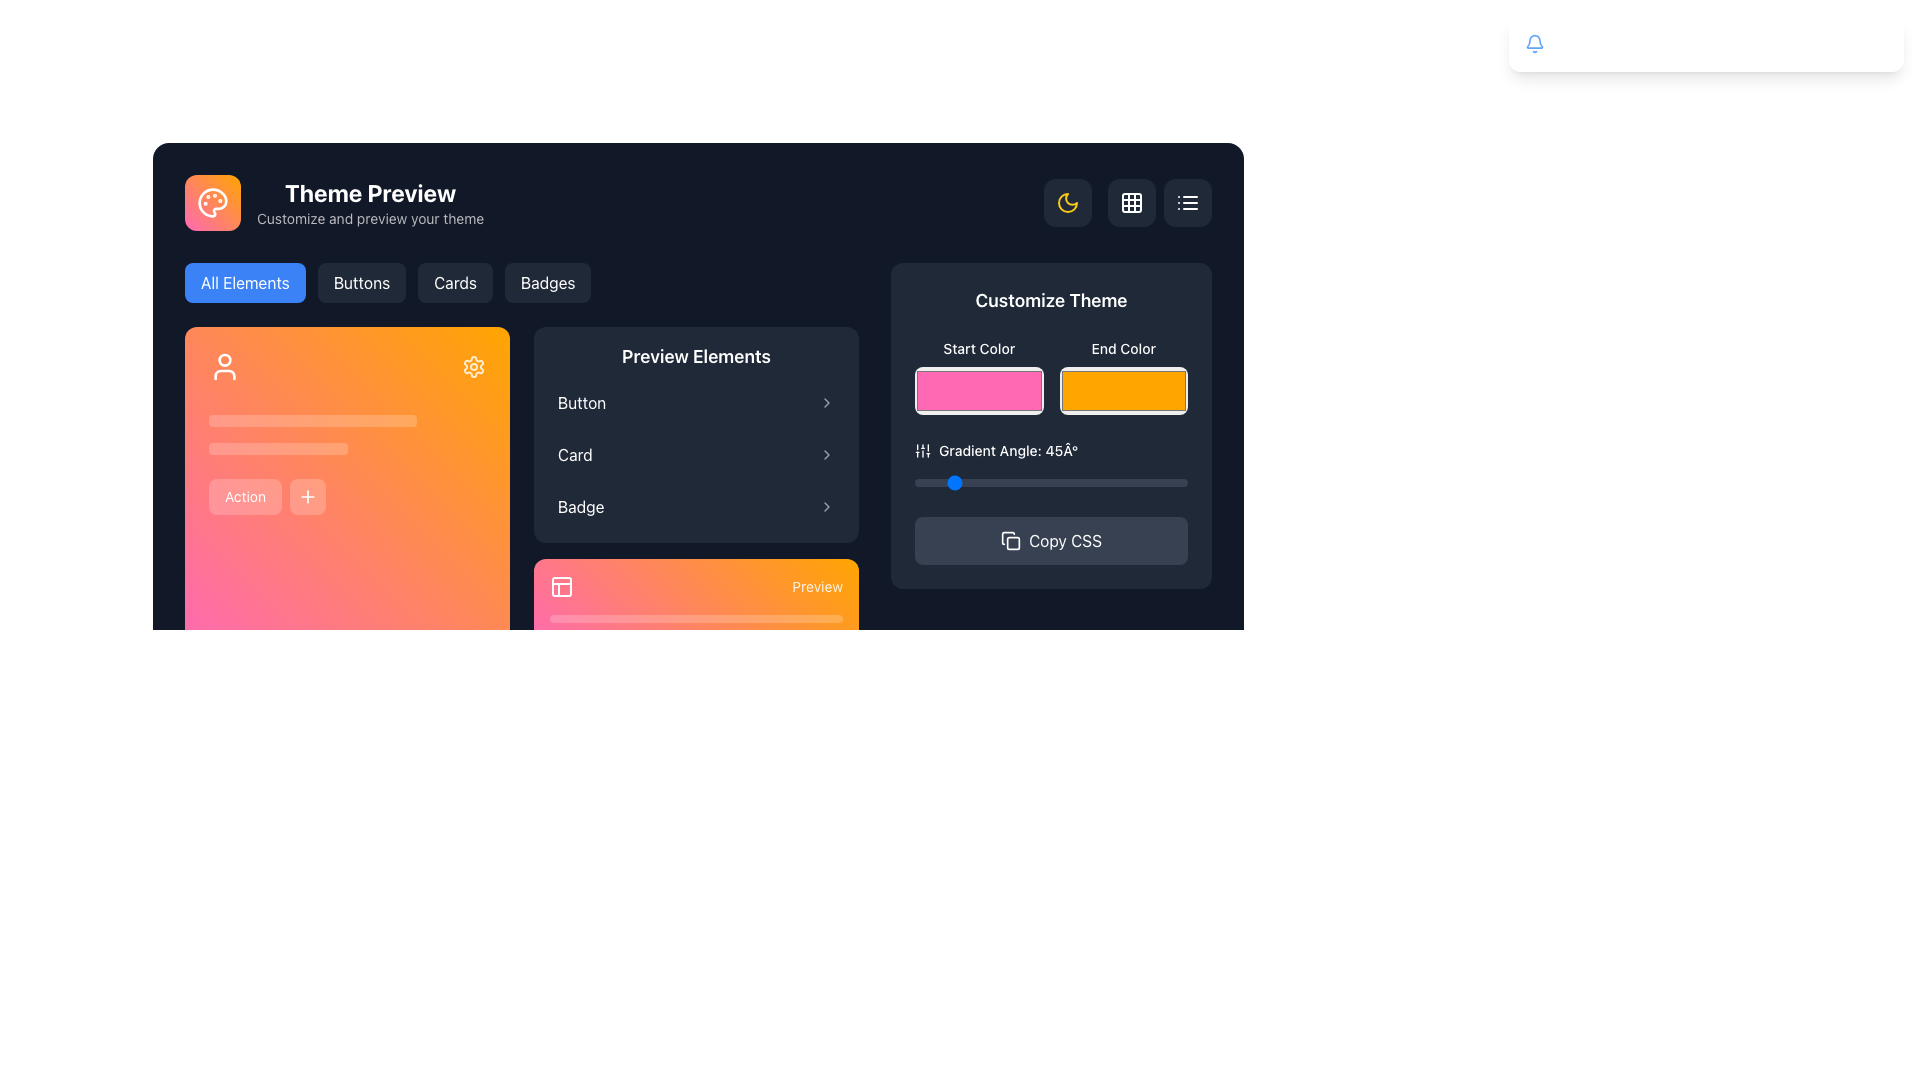 The width and height of the screenshot is (1920, 1080). Describe the element at coordinates (1050, 466) in the screenshot. I see `the label displaying 'Gradient Angle: 45°' in the 'Customize Theme' section, which is positioned above the 'Copy CSS' button` at that location.